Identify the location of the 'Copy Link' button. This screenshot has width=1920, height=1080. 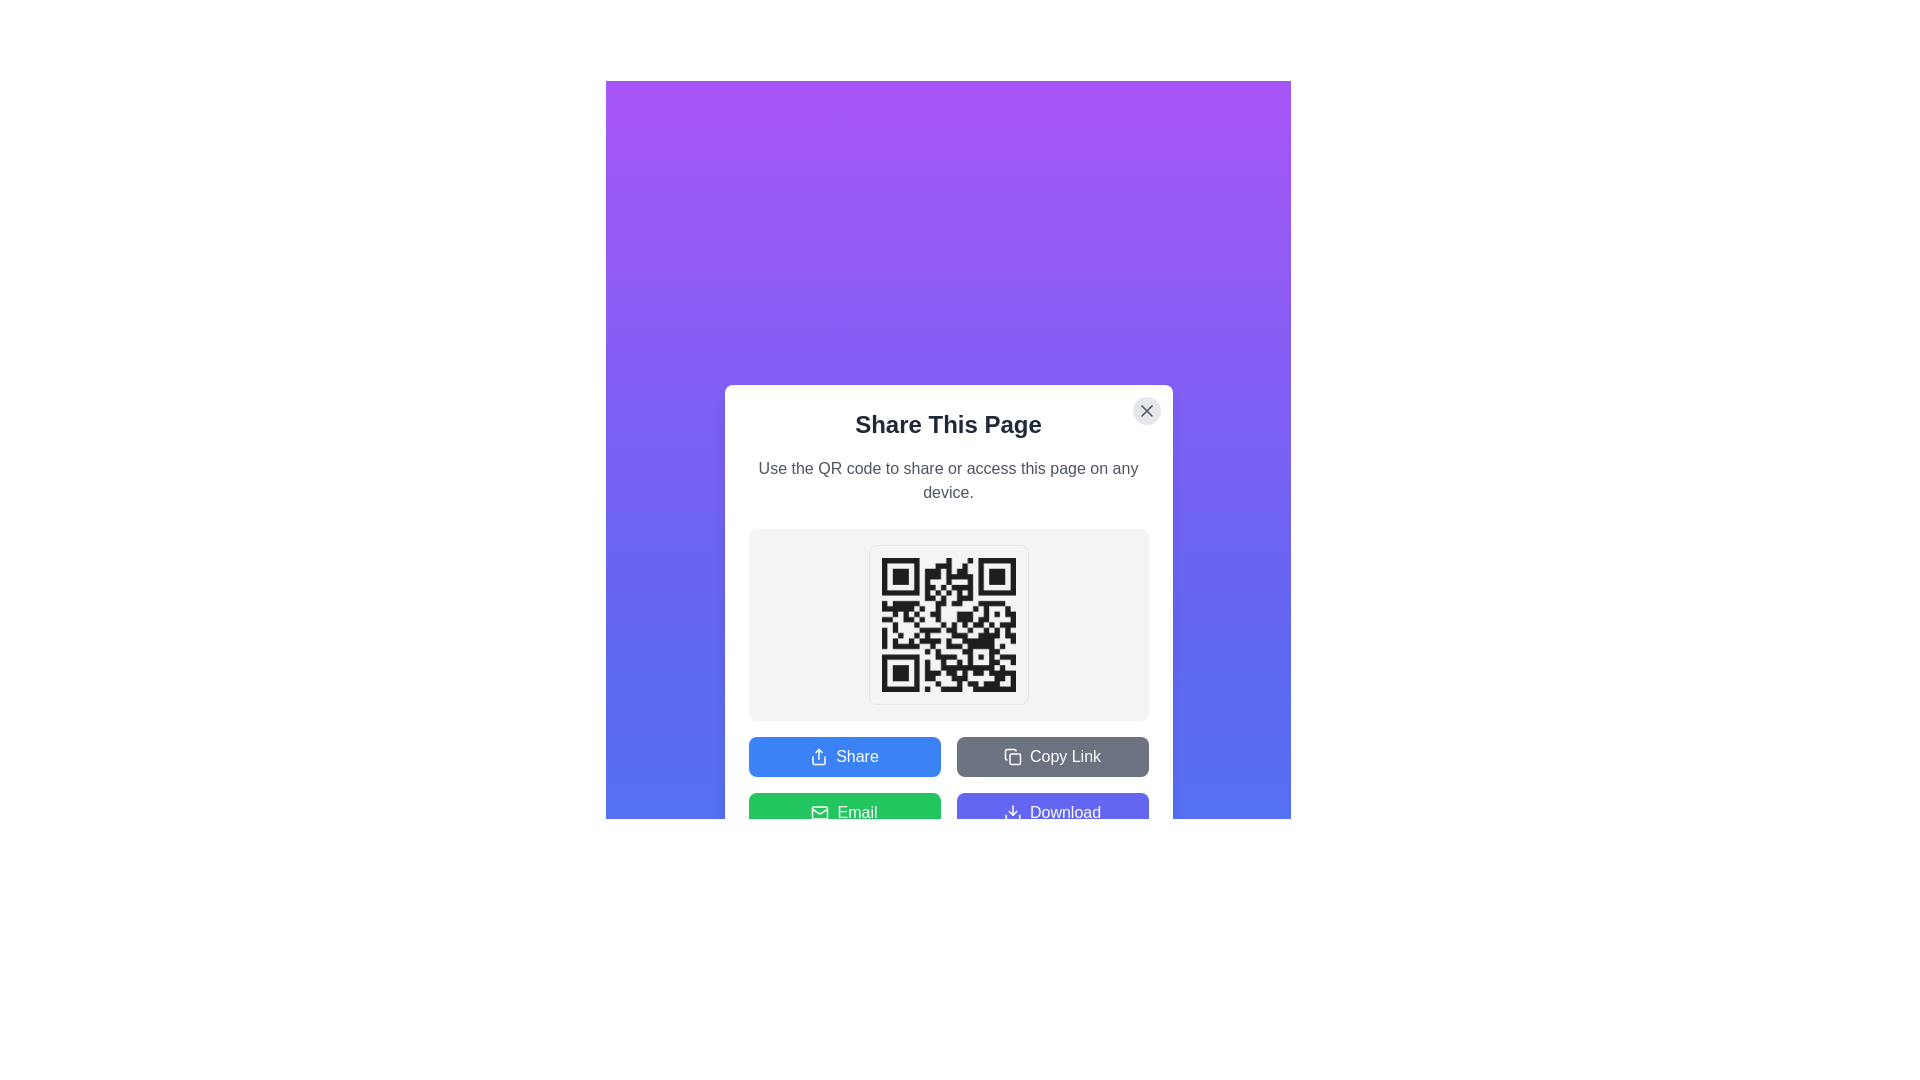
(1051, 756).